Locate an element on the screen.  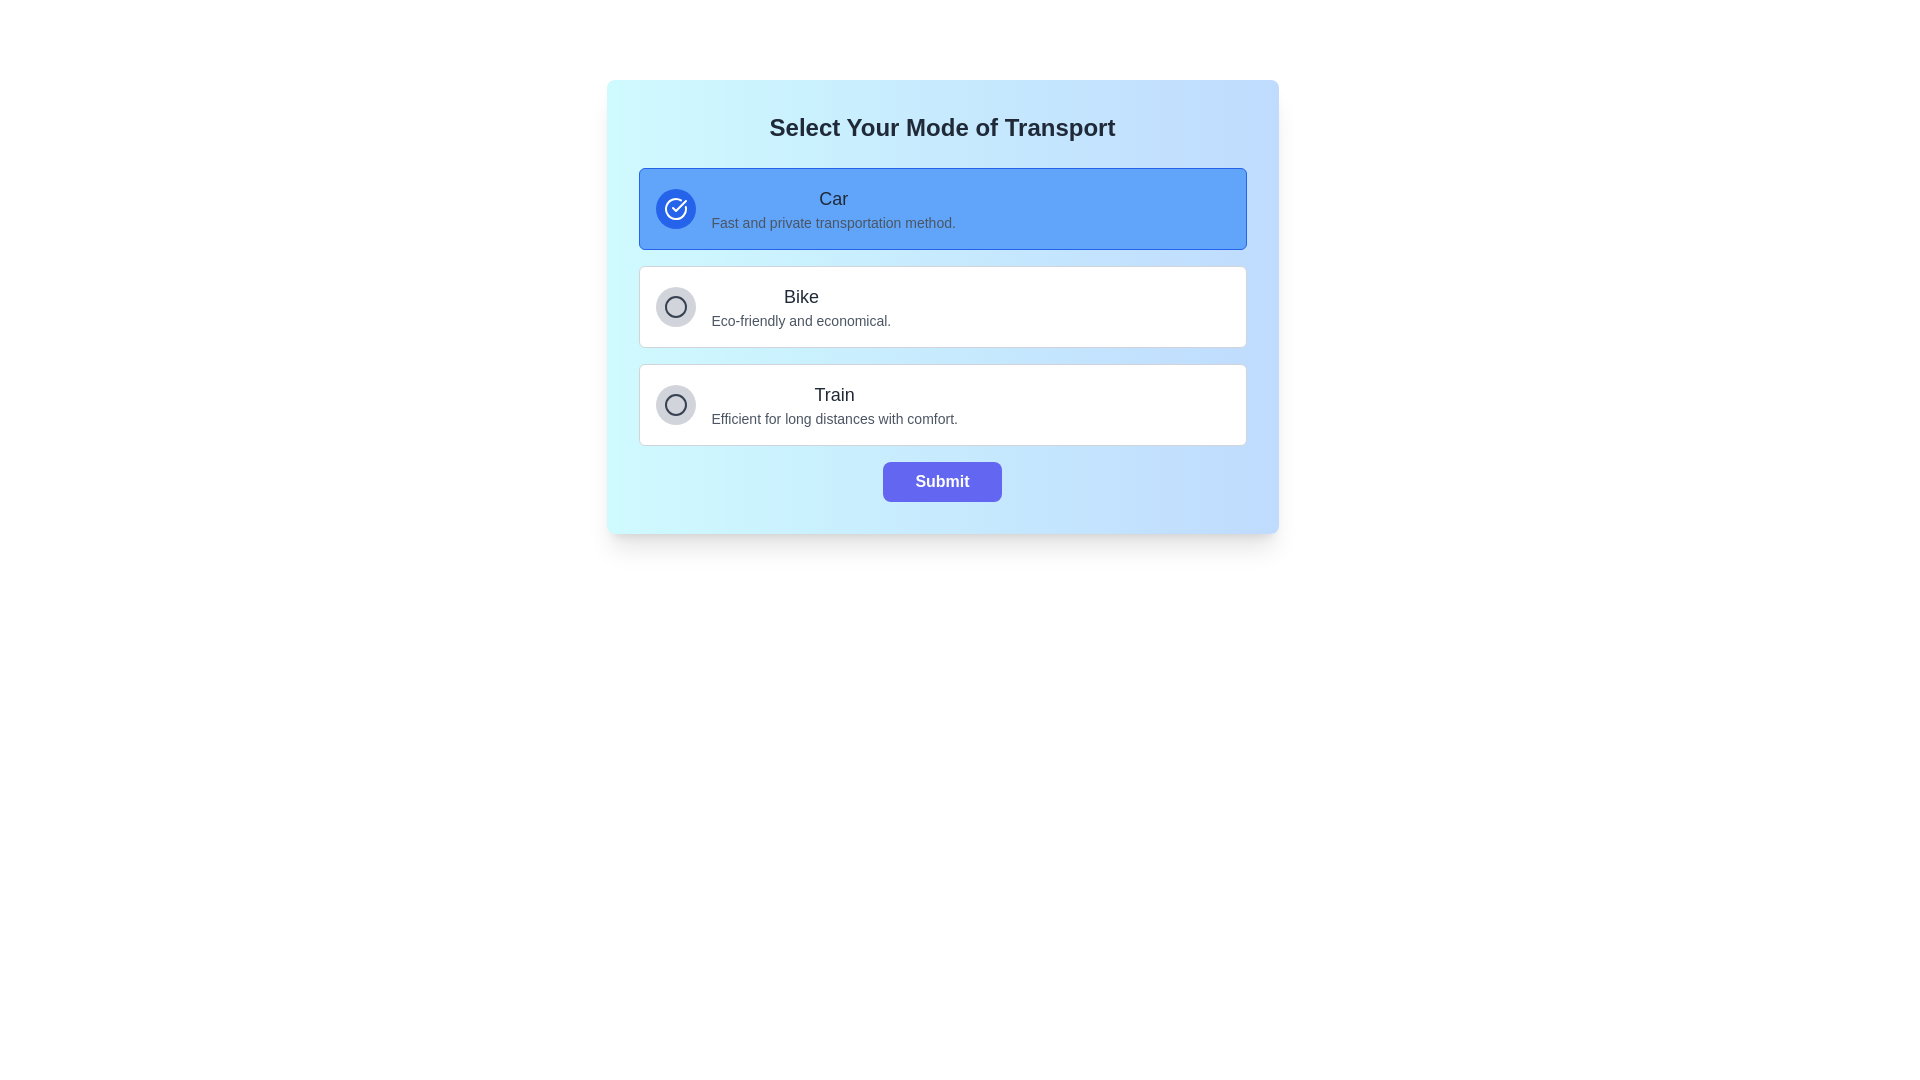
the center of the Radio Button Circle located adjacent to the 'Bike' label is located at coordinates (675, 307).